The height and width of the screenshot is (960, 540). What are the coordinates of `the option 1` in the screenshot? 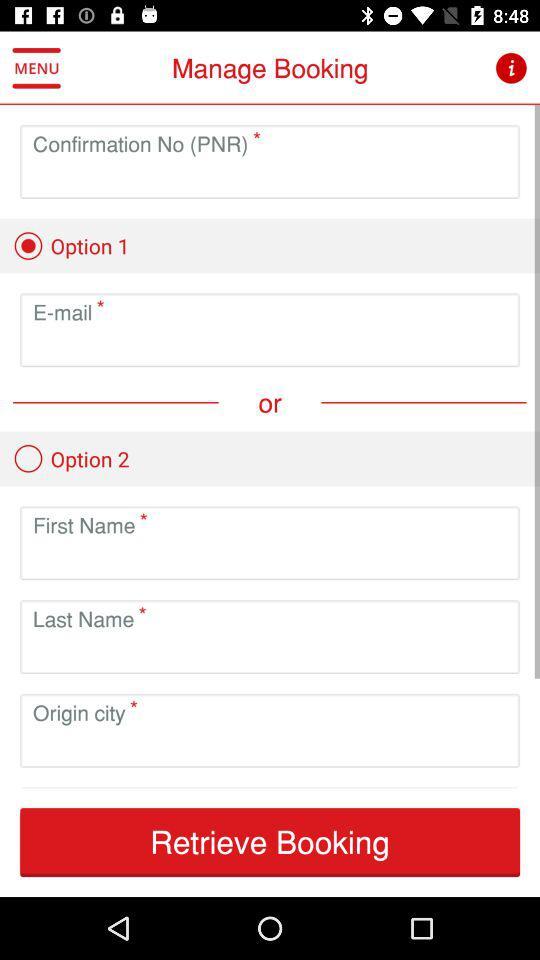 It's located at (70, 245).